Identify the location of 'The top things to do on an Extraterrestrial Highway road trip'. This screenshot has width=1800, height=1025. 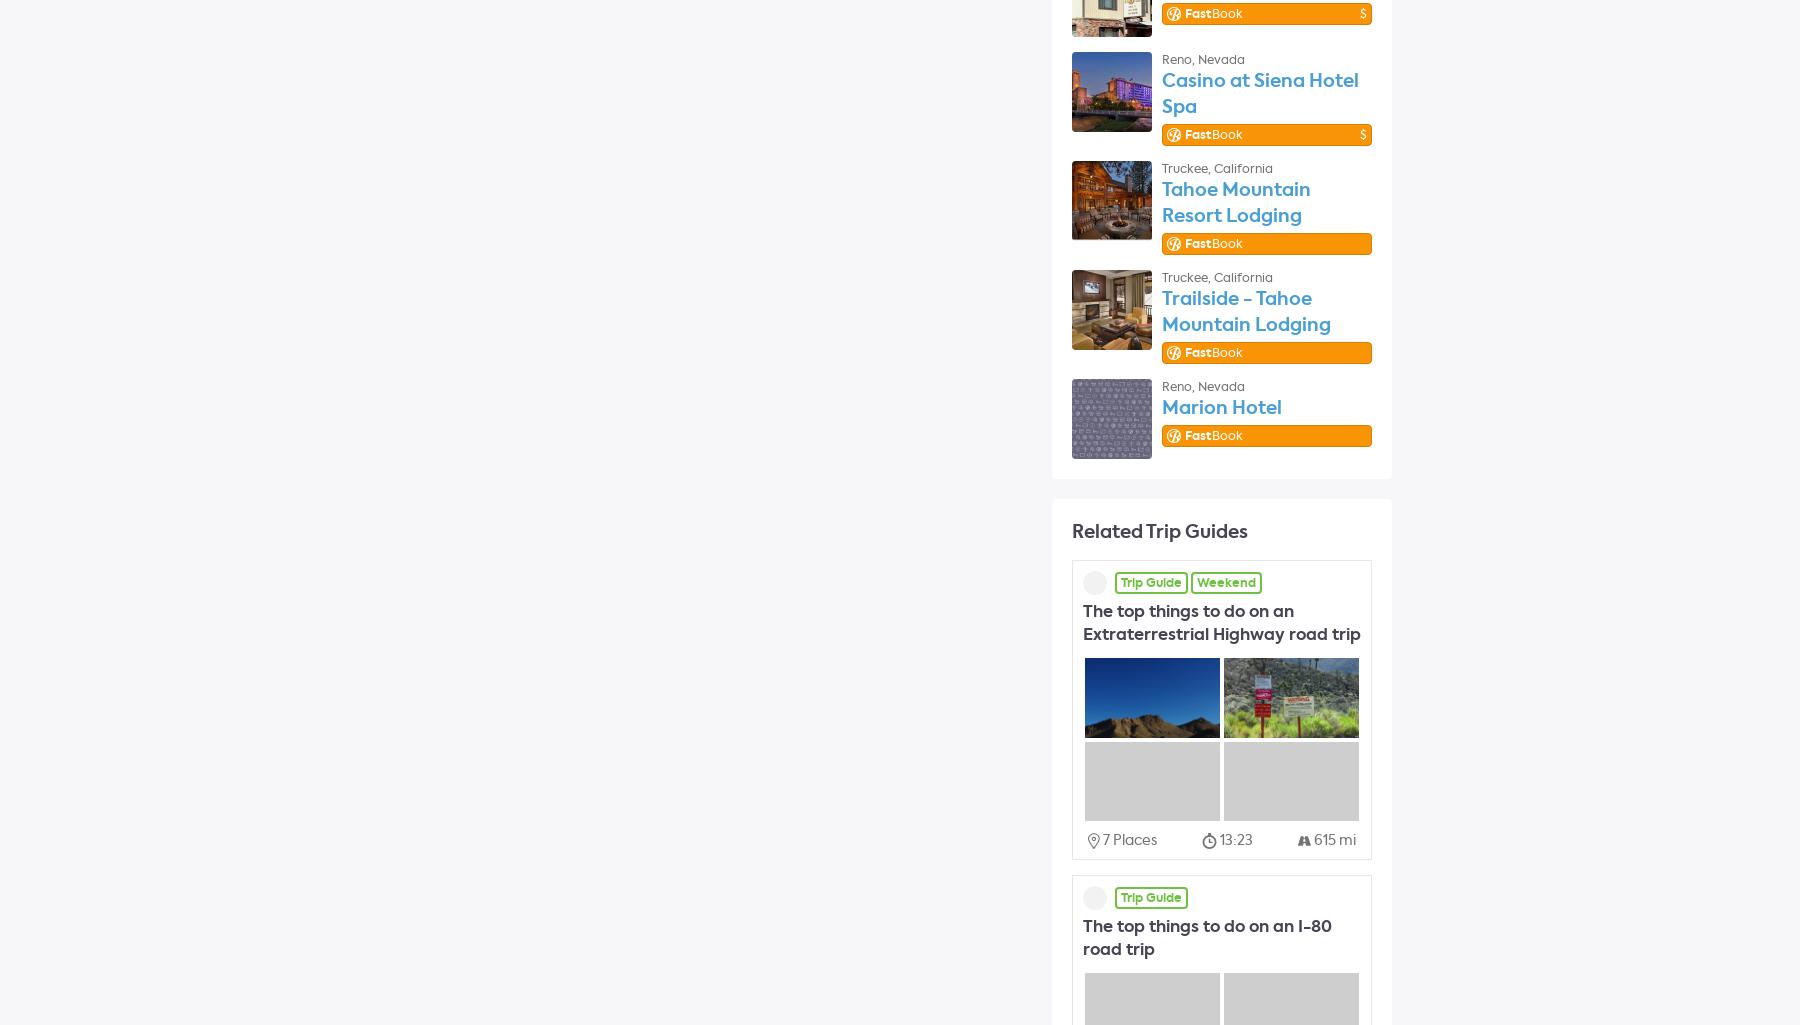
(1221, 621).